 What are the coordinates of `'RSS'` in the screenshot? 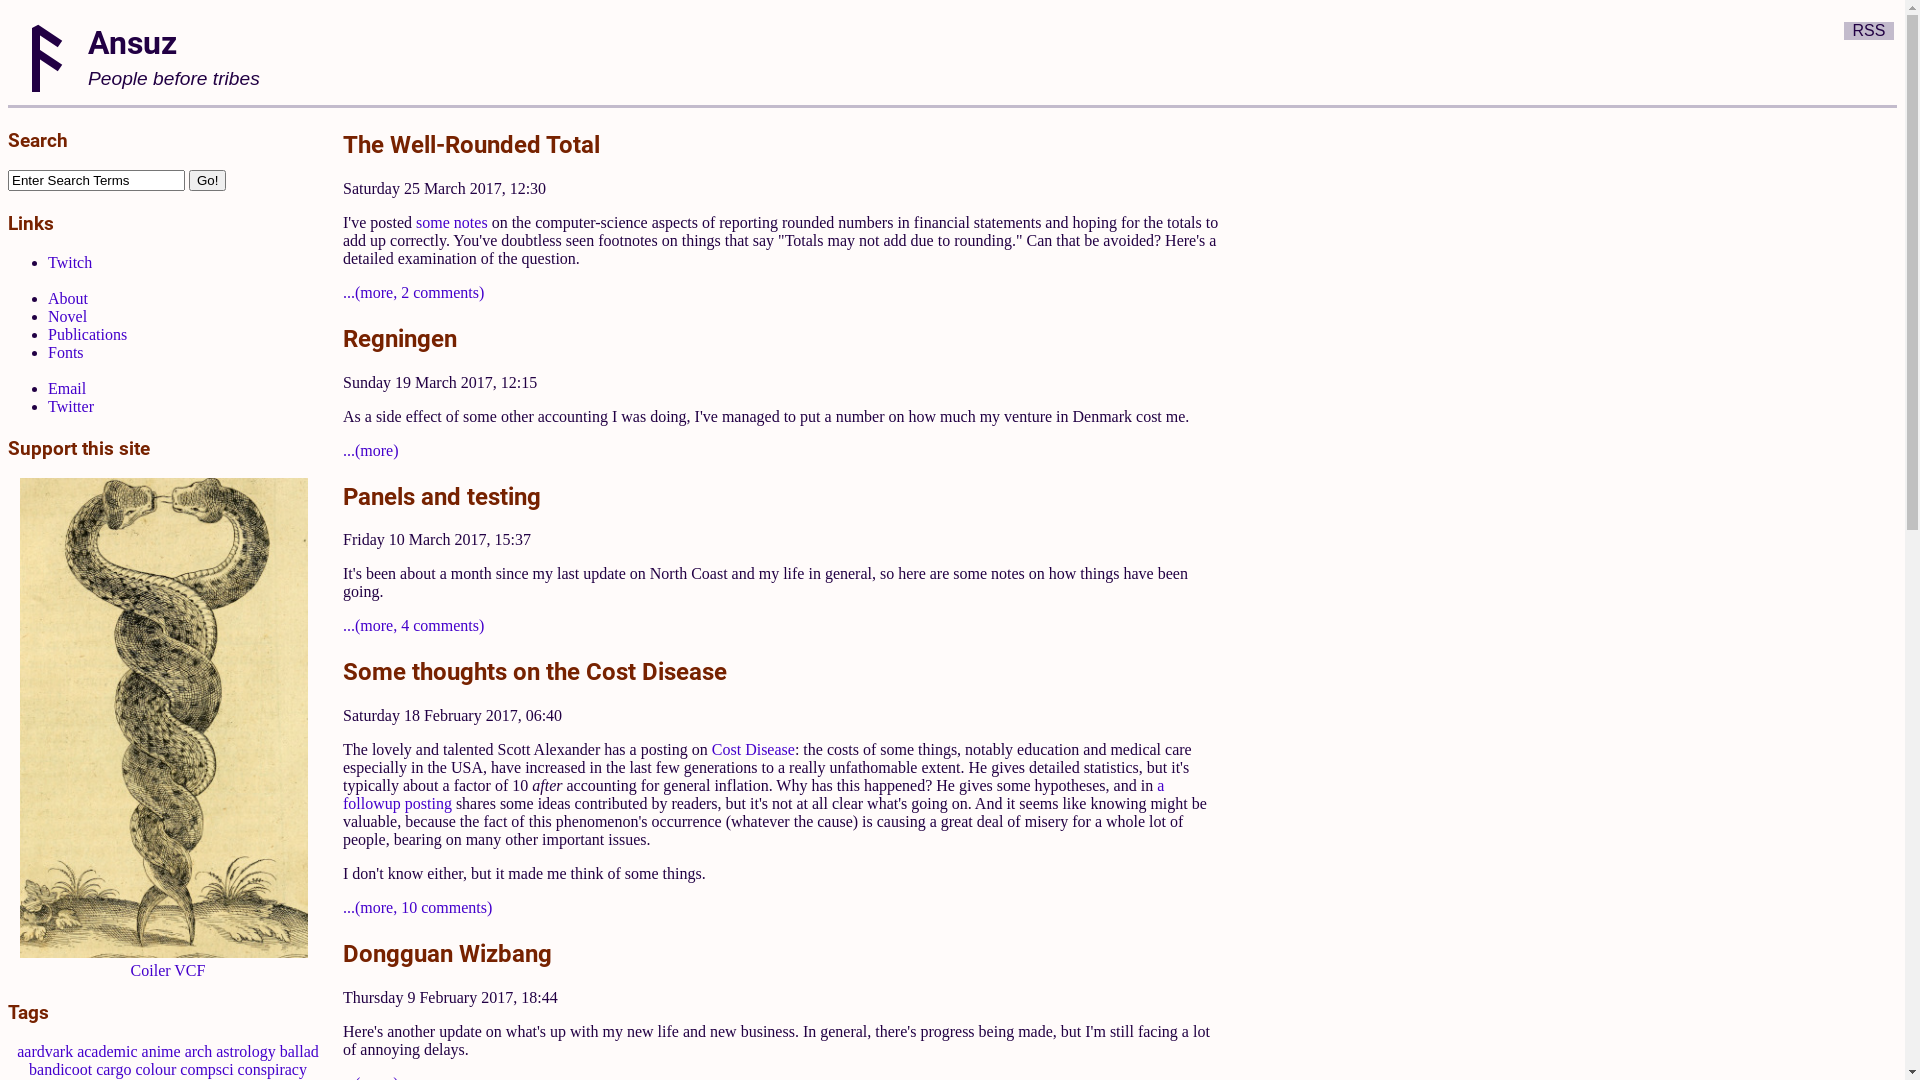 It's located at (1868, 30).